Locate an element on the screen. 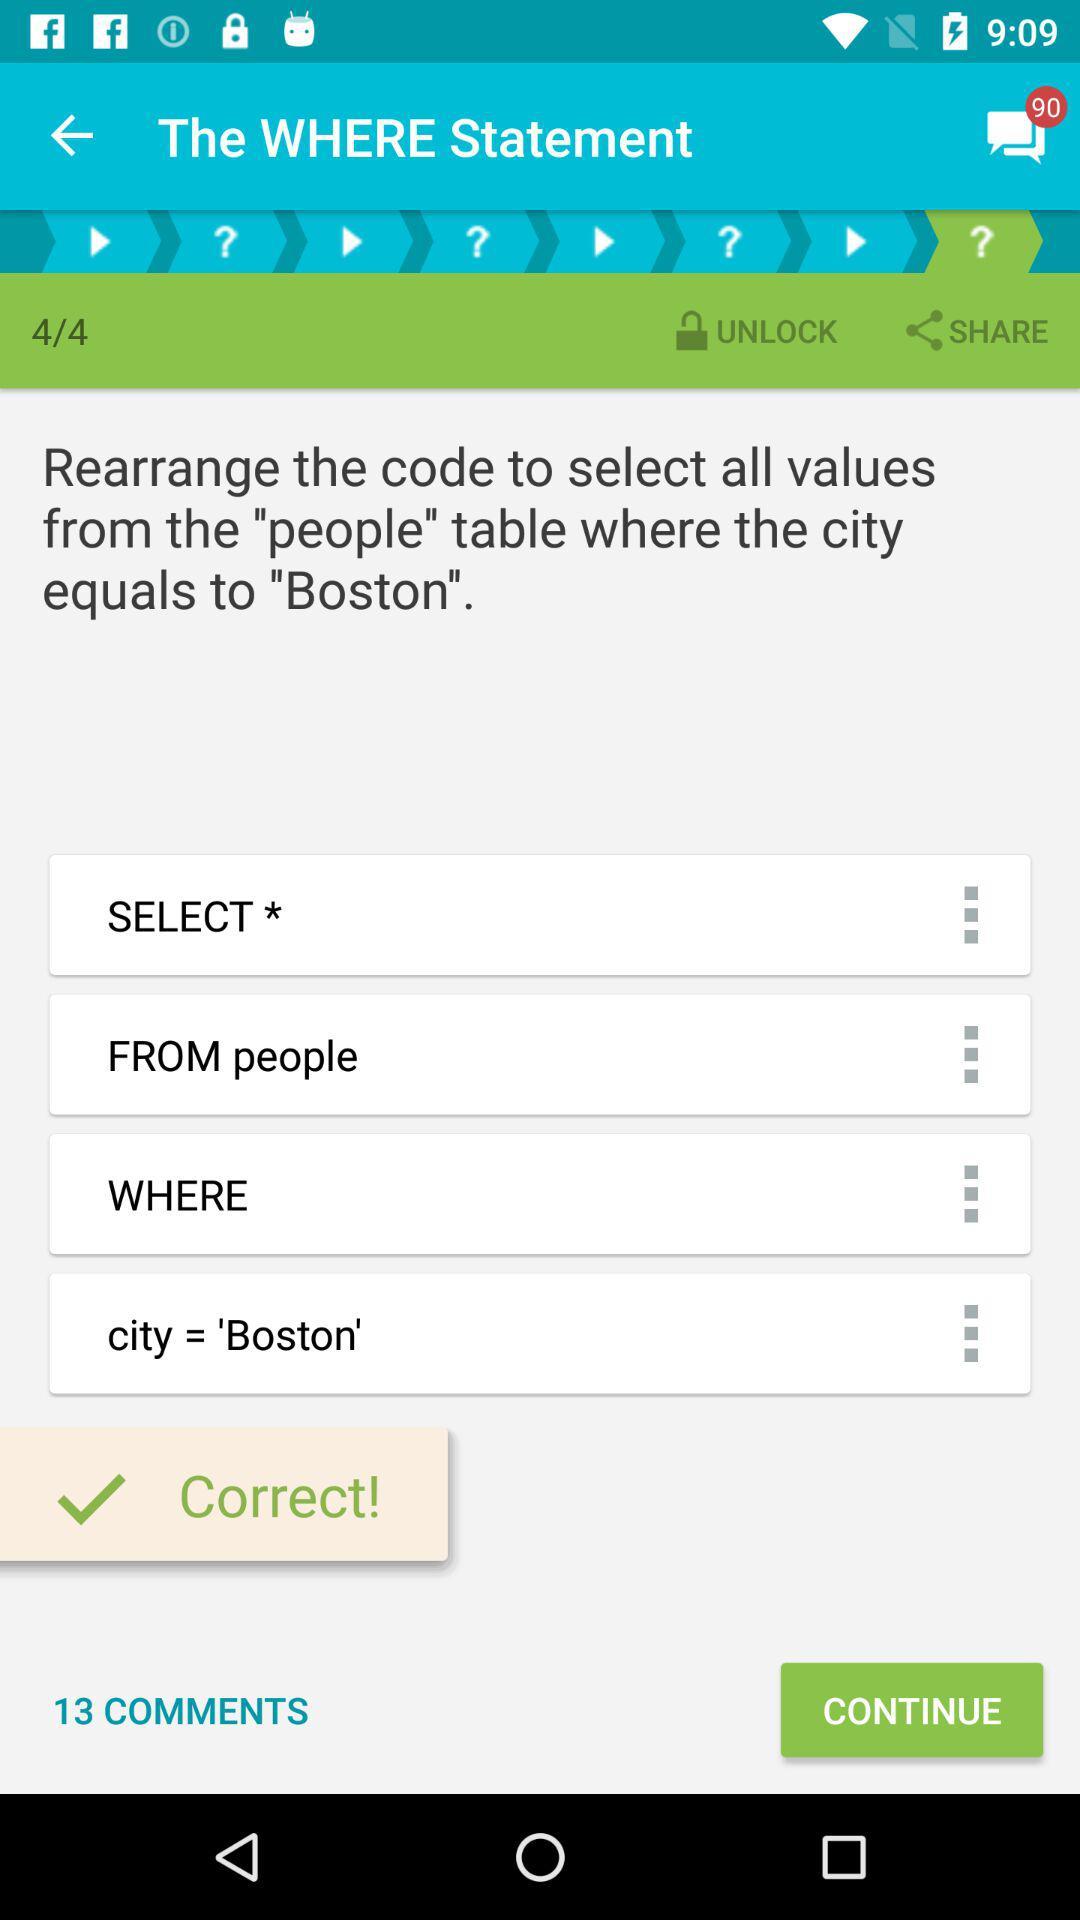 The height and width of the screenshot is (1920, 1080). button for question part is located at coordinates (224, 240).